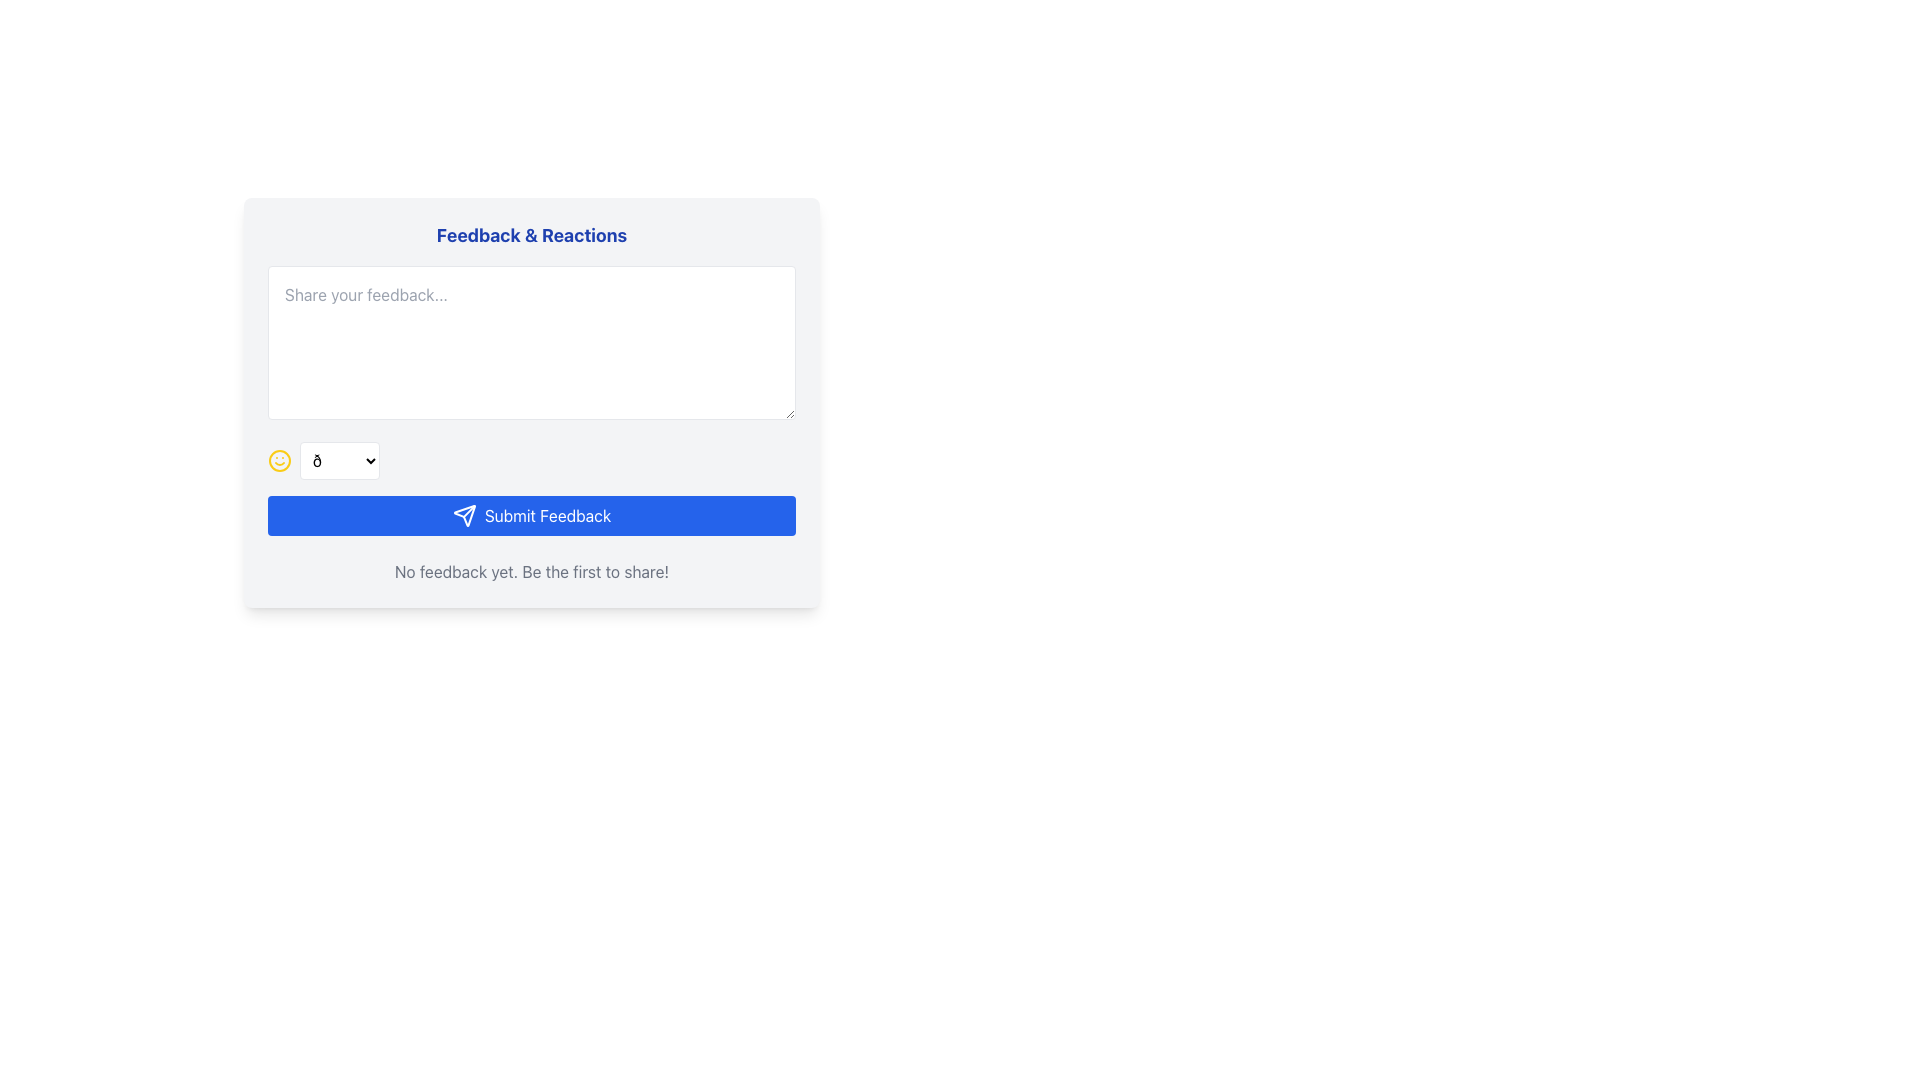 This screenshot has width=1920, height=1080. What do you see at coordinates (463, 515) in the screenshot?
I see `the feedback submission icon located to the left side of the 'Submit Feedback' button, which is centered vertically within the button` at bounding box center [463, 515].